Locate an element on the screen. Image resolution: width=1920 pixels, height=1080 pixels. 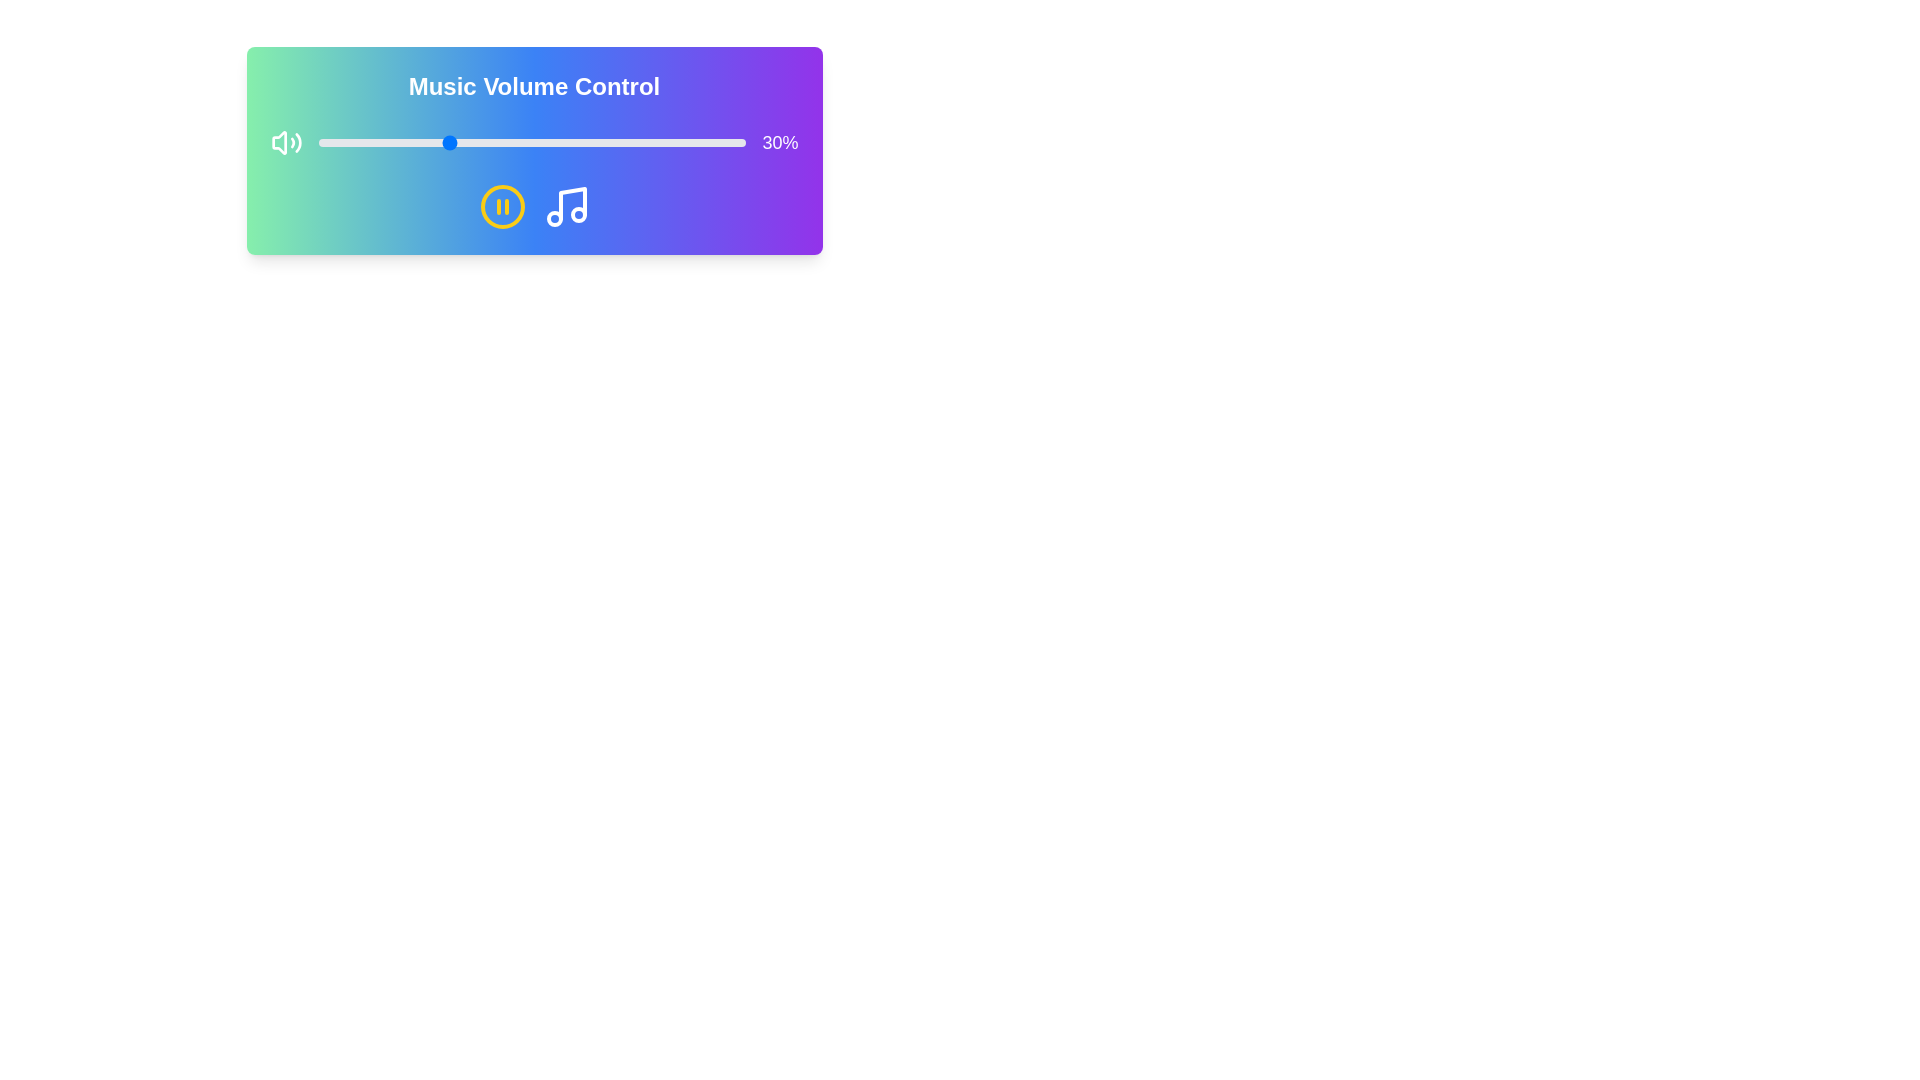
the first circular SVG graphical icon with a yellow border and a blue center, located in a horizontal row of interactive icons is located at coordinates (502, 207).